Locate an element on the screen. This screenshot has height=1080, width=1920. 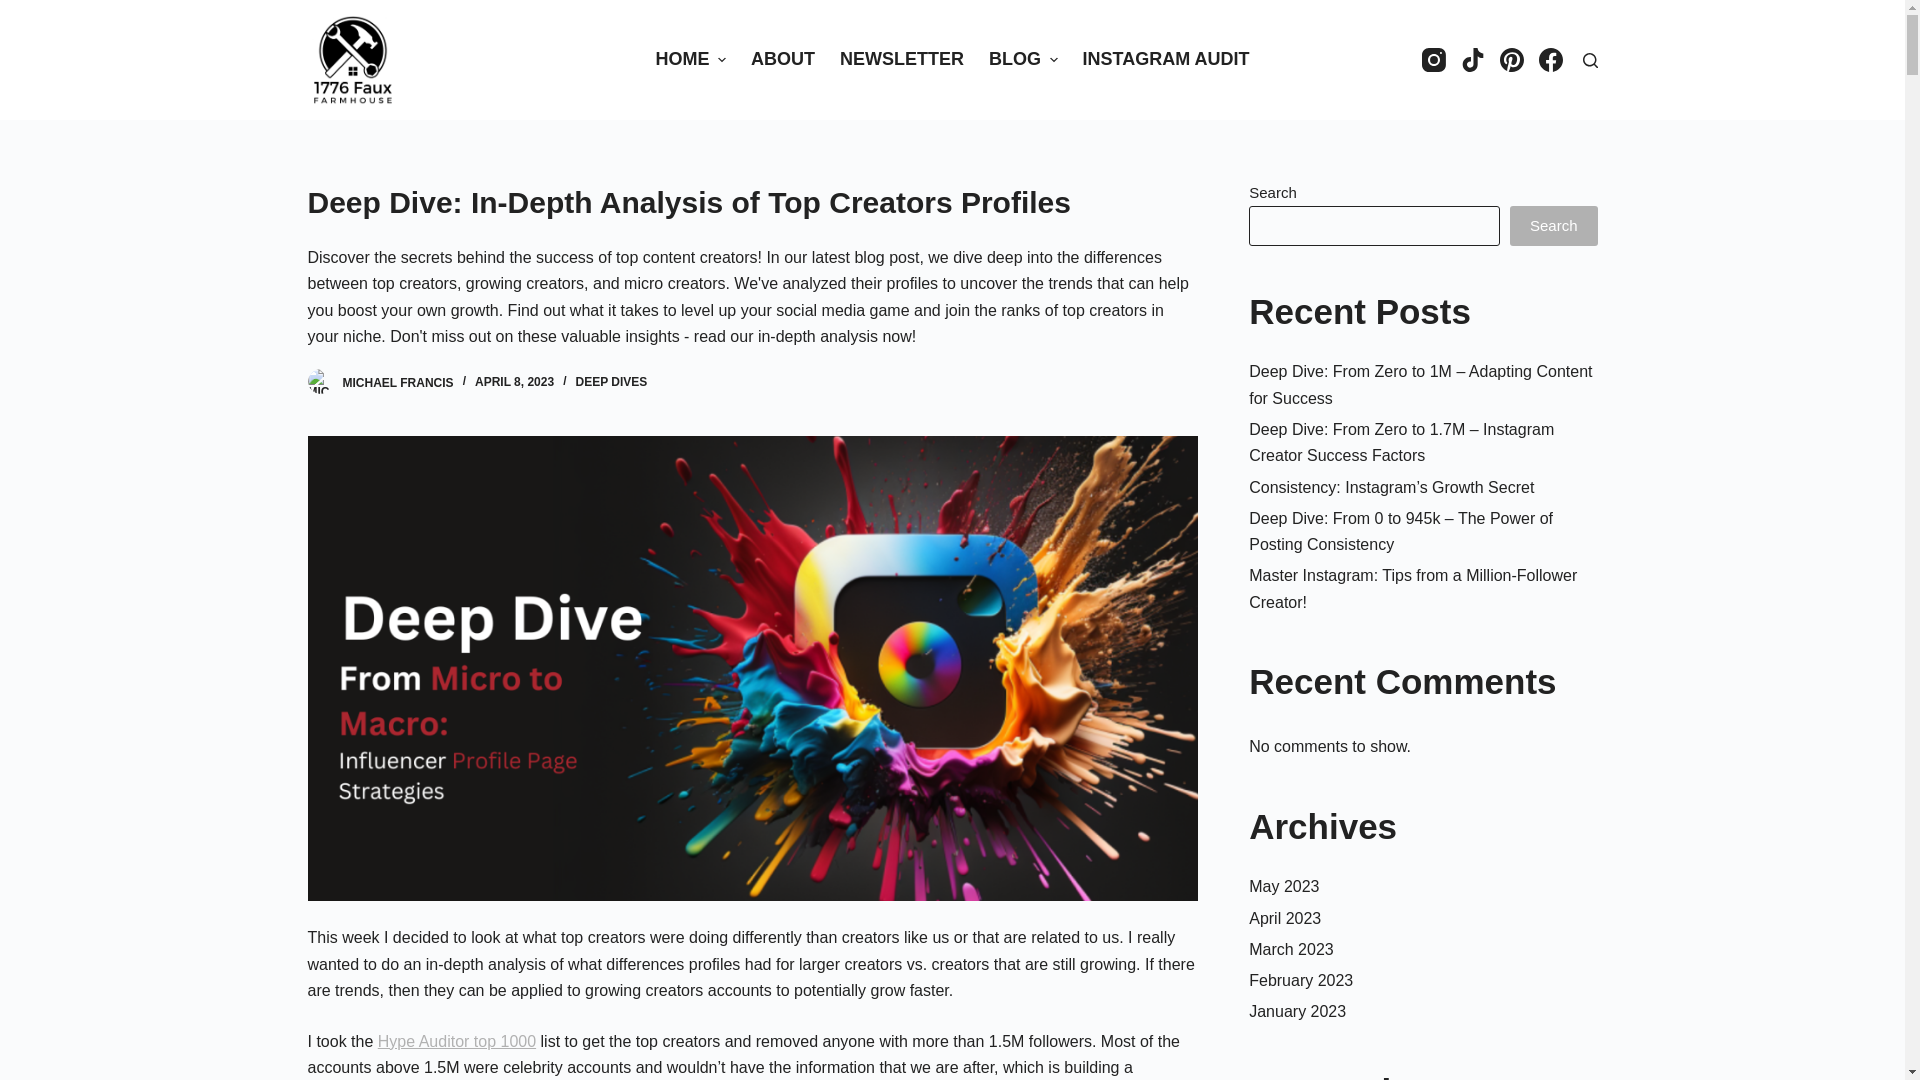
'Master Instagram: Tips from a Million-Follower Creator!' is located at coordinates (1411, 587).